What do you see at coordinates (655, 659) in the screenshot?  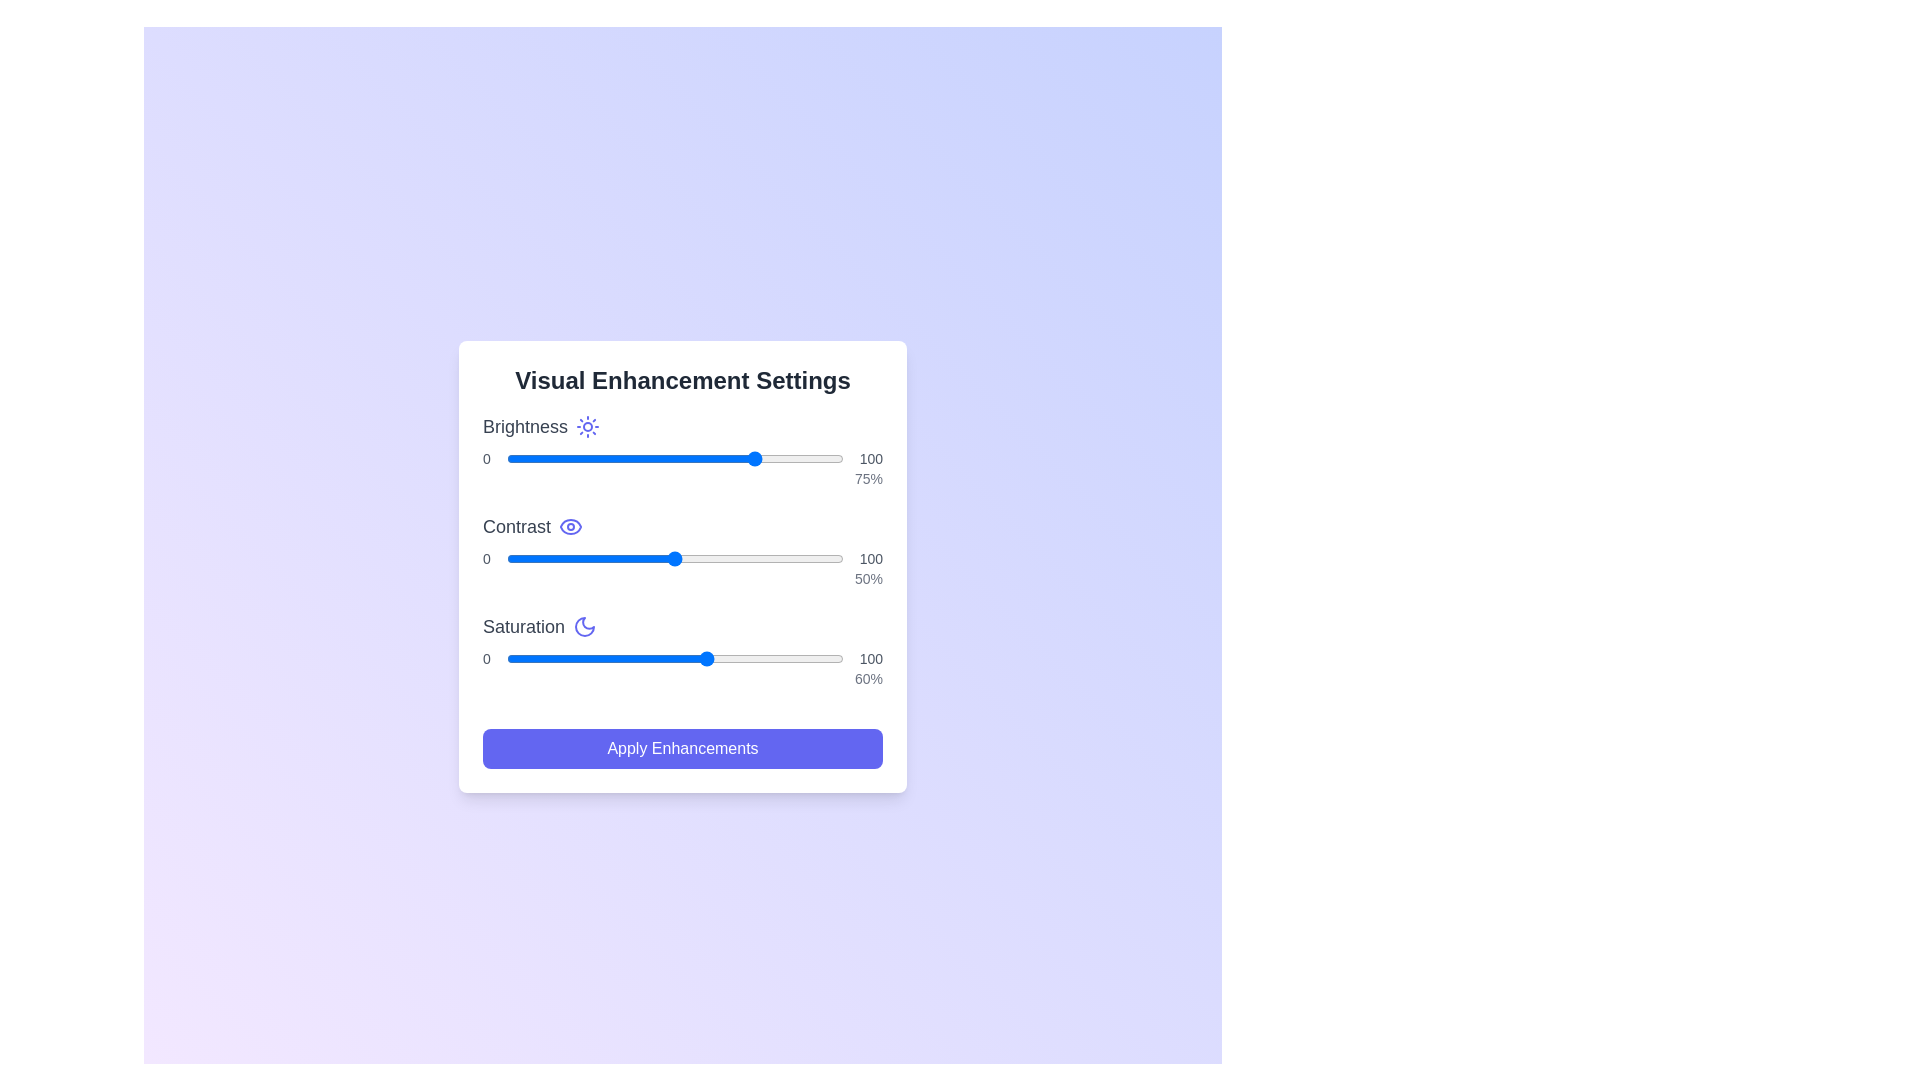 I see `the saturation slider to 44%` at bounding box center [655, 659].